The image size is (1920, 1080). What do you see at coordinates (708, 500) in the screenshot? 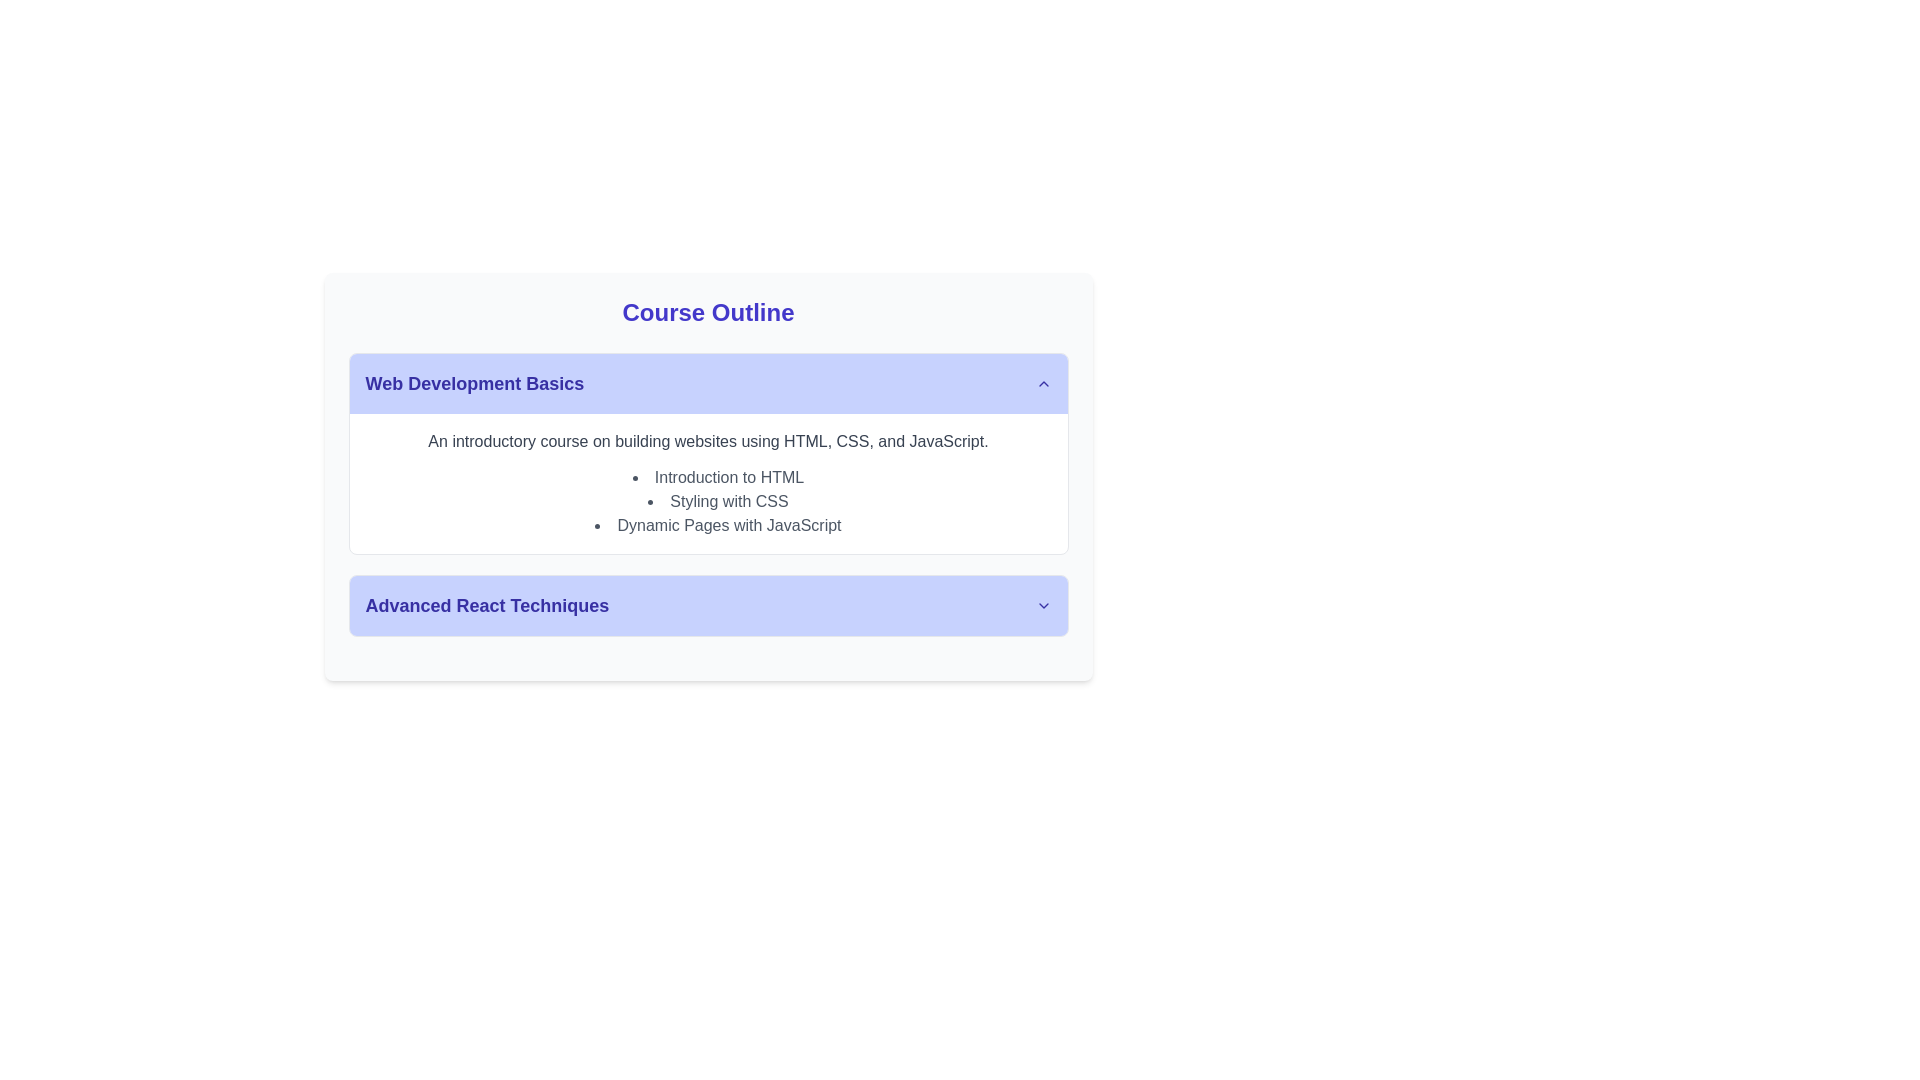
I see `the Bulleted List element that illustrates the main topics under the 'Web Development Basics' section, positioned beneath the introductory descriptive text` at bounding box center [708, 500].